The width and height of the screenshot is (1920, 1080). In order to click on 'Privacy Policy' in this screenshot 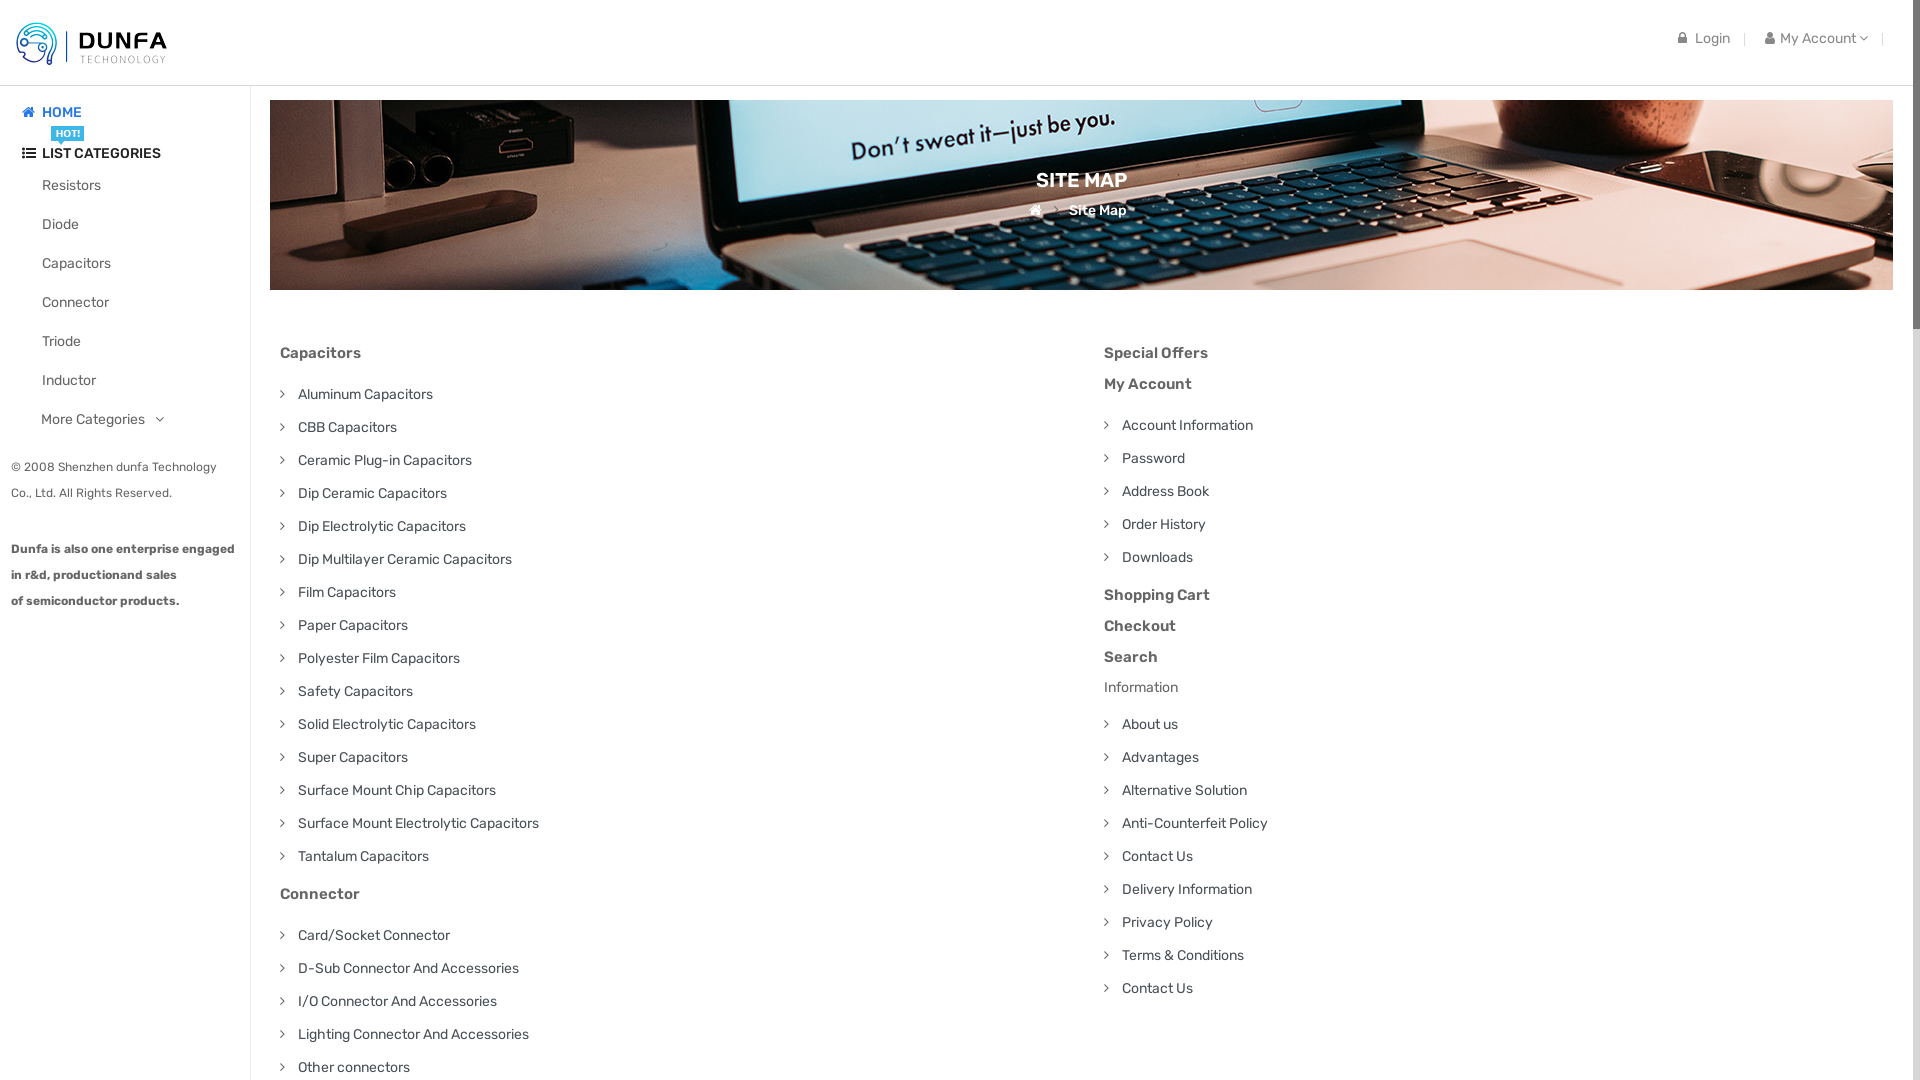, I will do `click(1167, 922)`.